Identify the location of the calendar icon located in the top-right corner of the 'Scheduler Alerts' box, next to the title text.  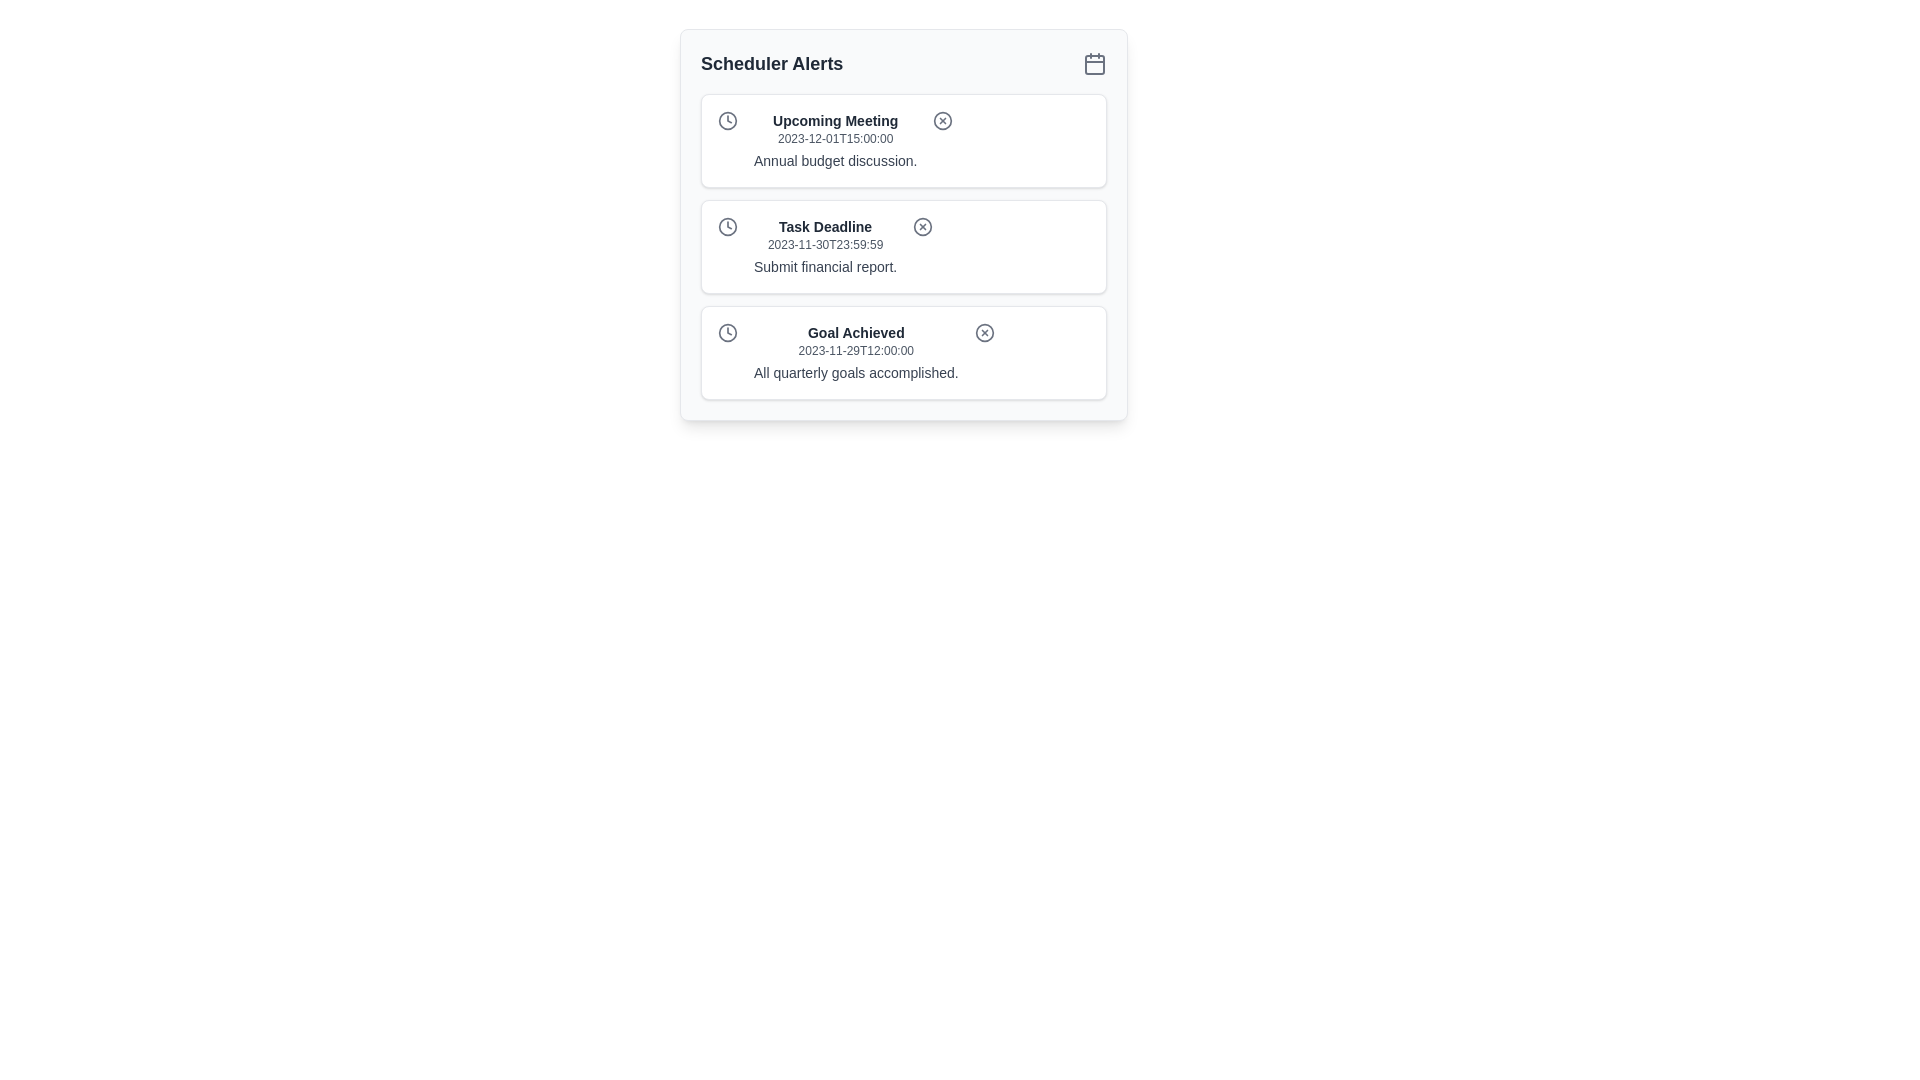
(1093, 63).